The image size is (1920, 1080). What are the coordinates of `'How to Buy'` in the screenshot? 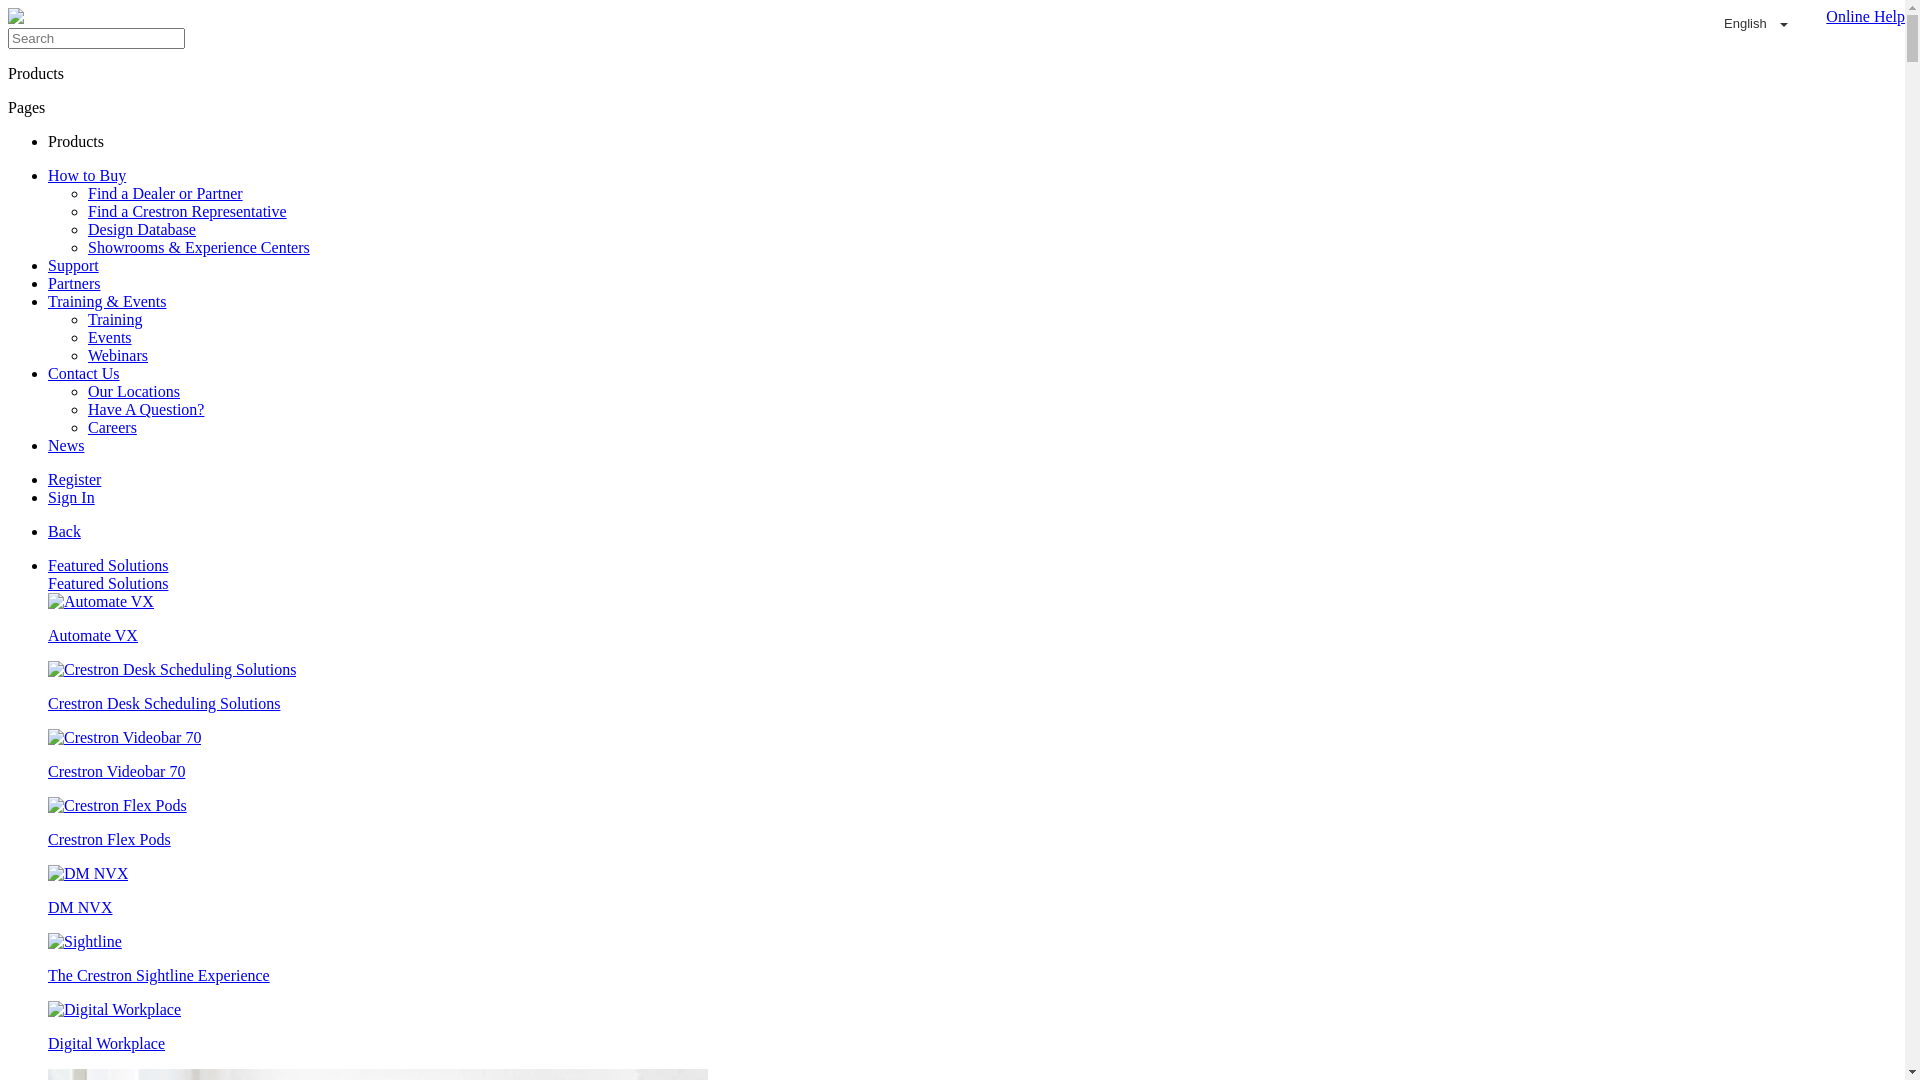 It's located at (85, 174).